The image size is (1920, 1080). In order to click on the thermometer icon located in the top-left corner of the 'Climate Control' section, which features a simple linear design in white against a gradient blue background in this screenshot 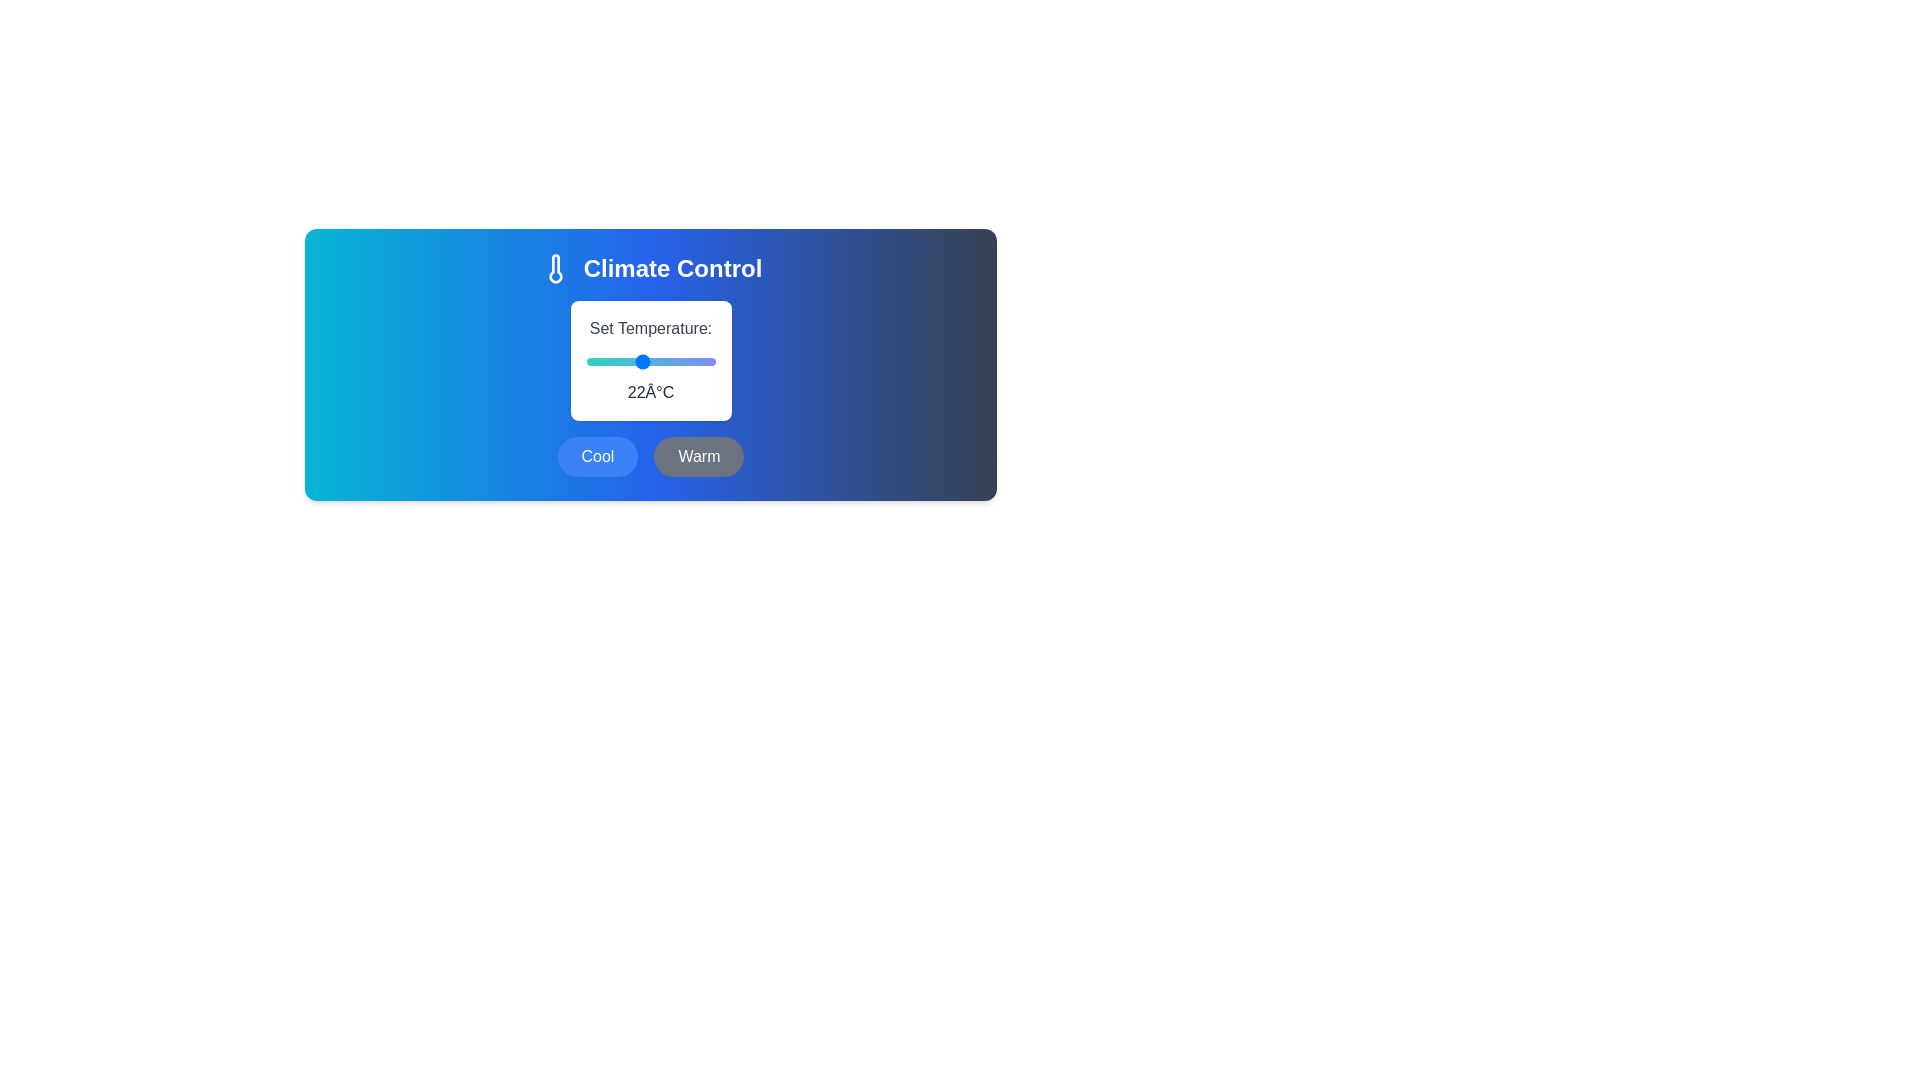, I will do `click(555, 268)`.